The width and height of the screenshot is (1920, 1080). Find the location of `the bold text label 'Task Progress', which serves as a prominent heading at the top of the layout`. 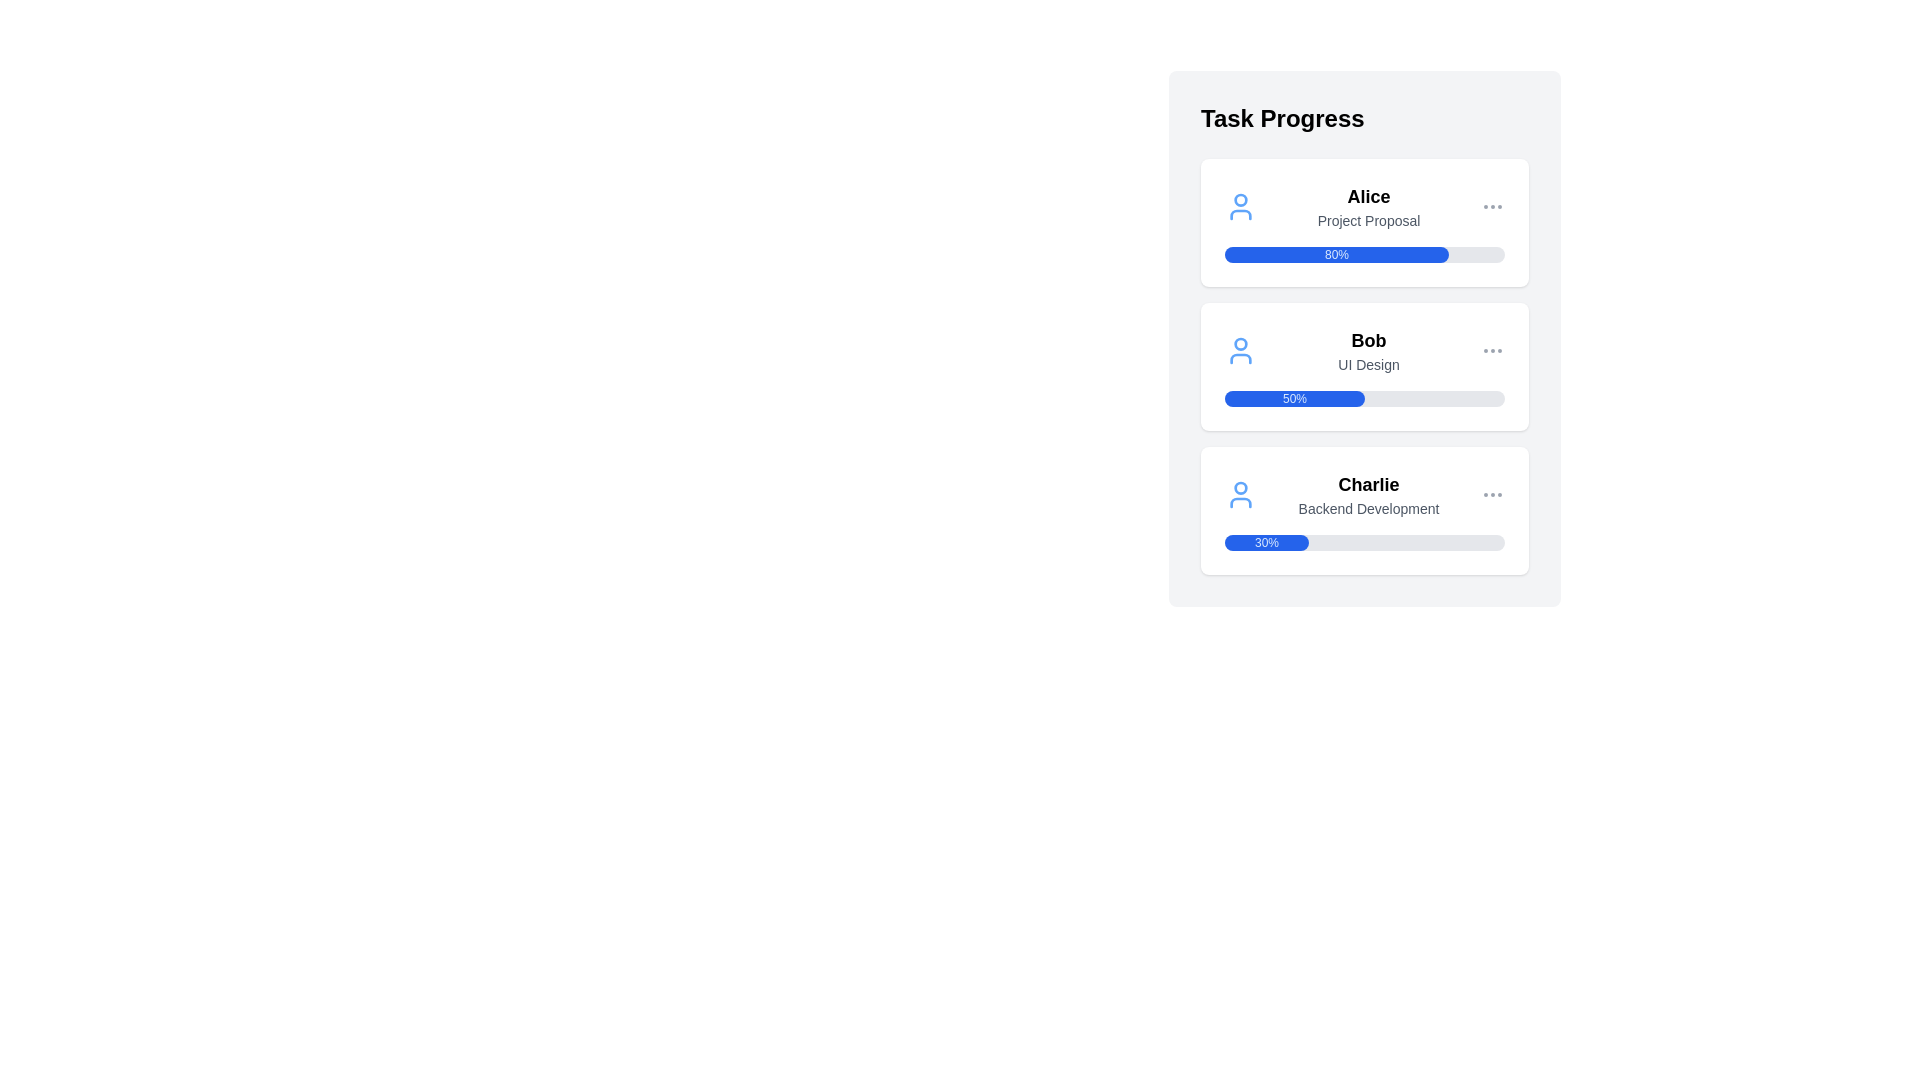

the bold text label 'Task Progress', which serves as a prominent heading at the top of the layout is located at coordinates (1282, 119).